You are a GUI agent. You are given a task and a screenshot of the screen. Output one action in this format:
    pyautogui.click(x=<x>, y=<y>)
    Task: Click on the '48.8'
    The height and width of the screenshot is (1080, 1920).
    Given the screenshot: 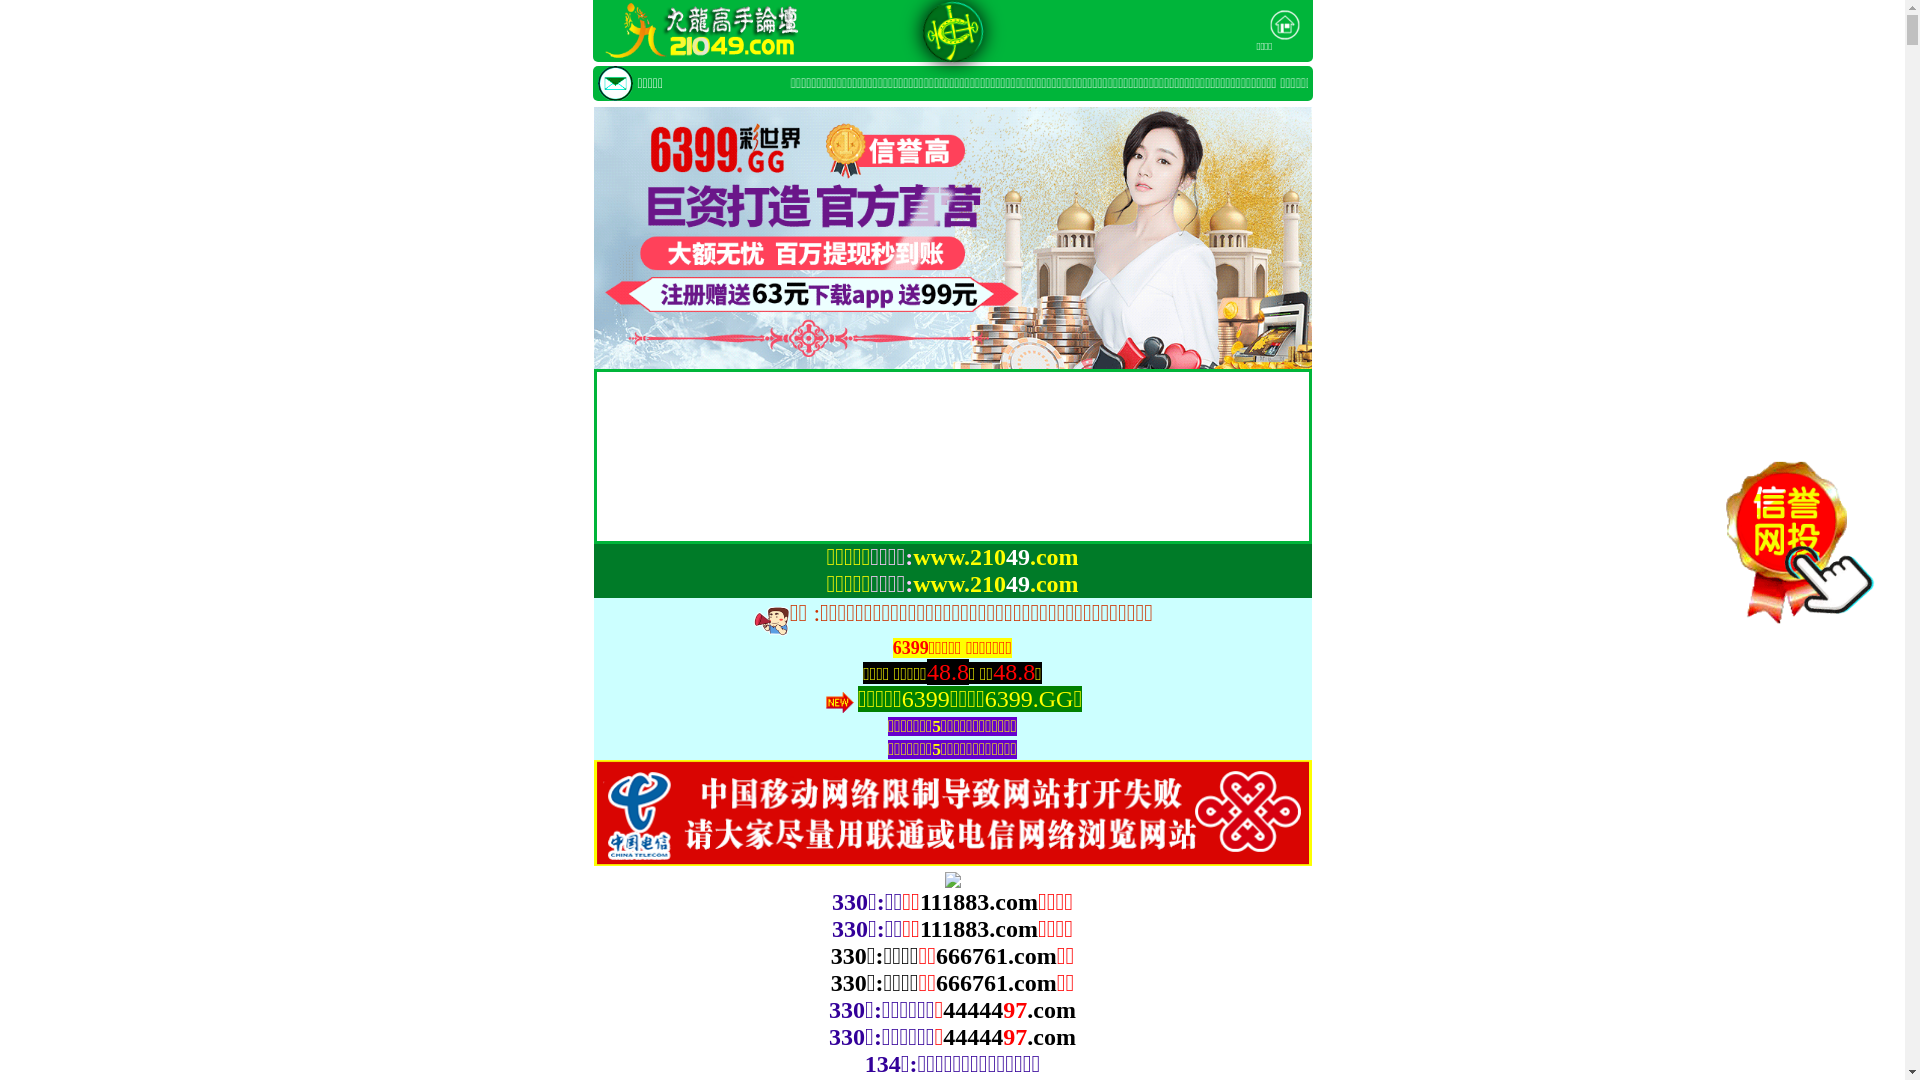 What is the action you would take?
    pyautogui.click(x=1013, y=672)
    